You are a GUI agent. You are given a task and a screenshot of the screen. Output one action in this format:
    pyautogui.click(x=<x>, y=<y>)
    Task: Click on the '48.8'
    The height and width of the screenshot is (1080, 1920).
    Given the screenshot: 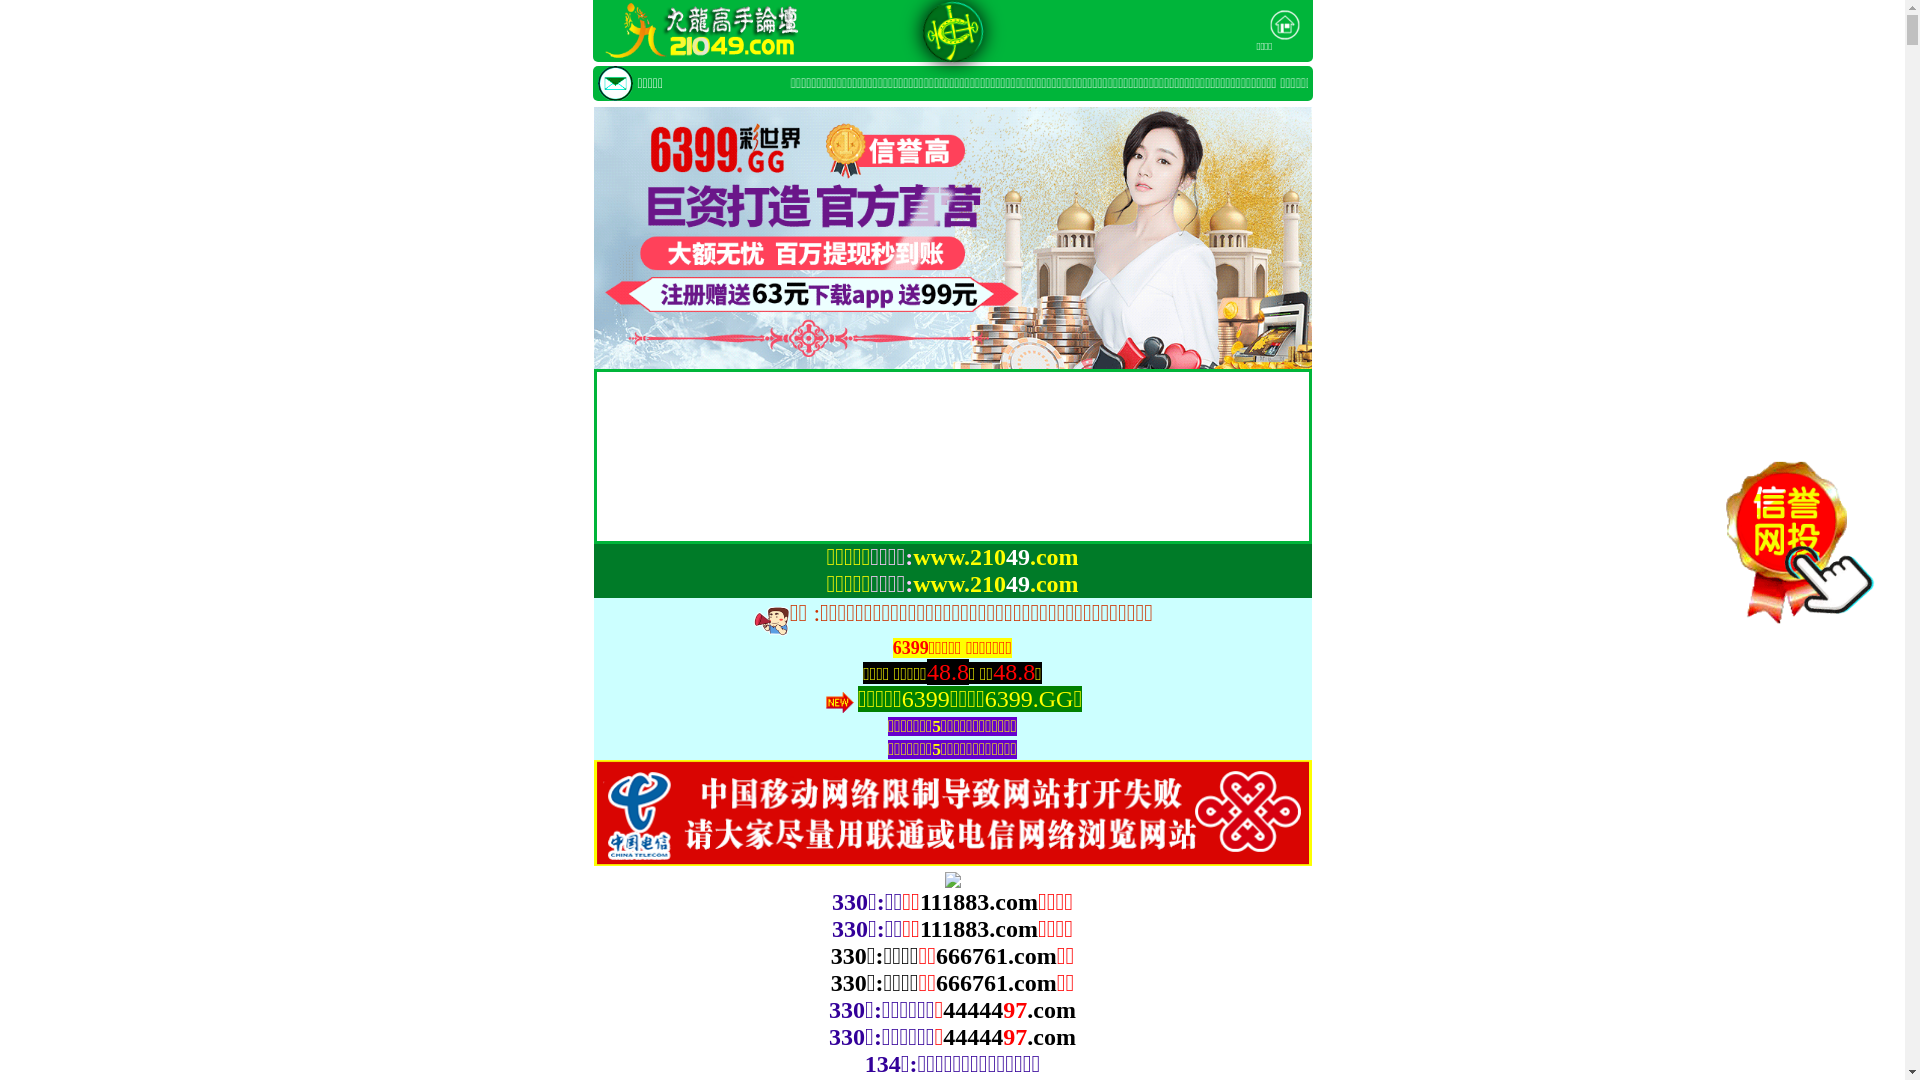 What is the action you would take?
    pyautogui.click(x=1013, y=672)
    